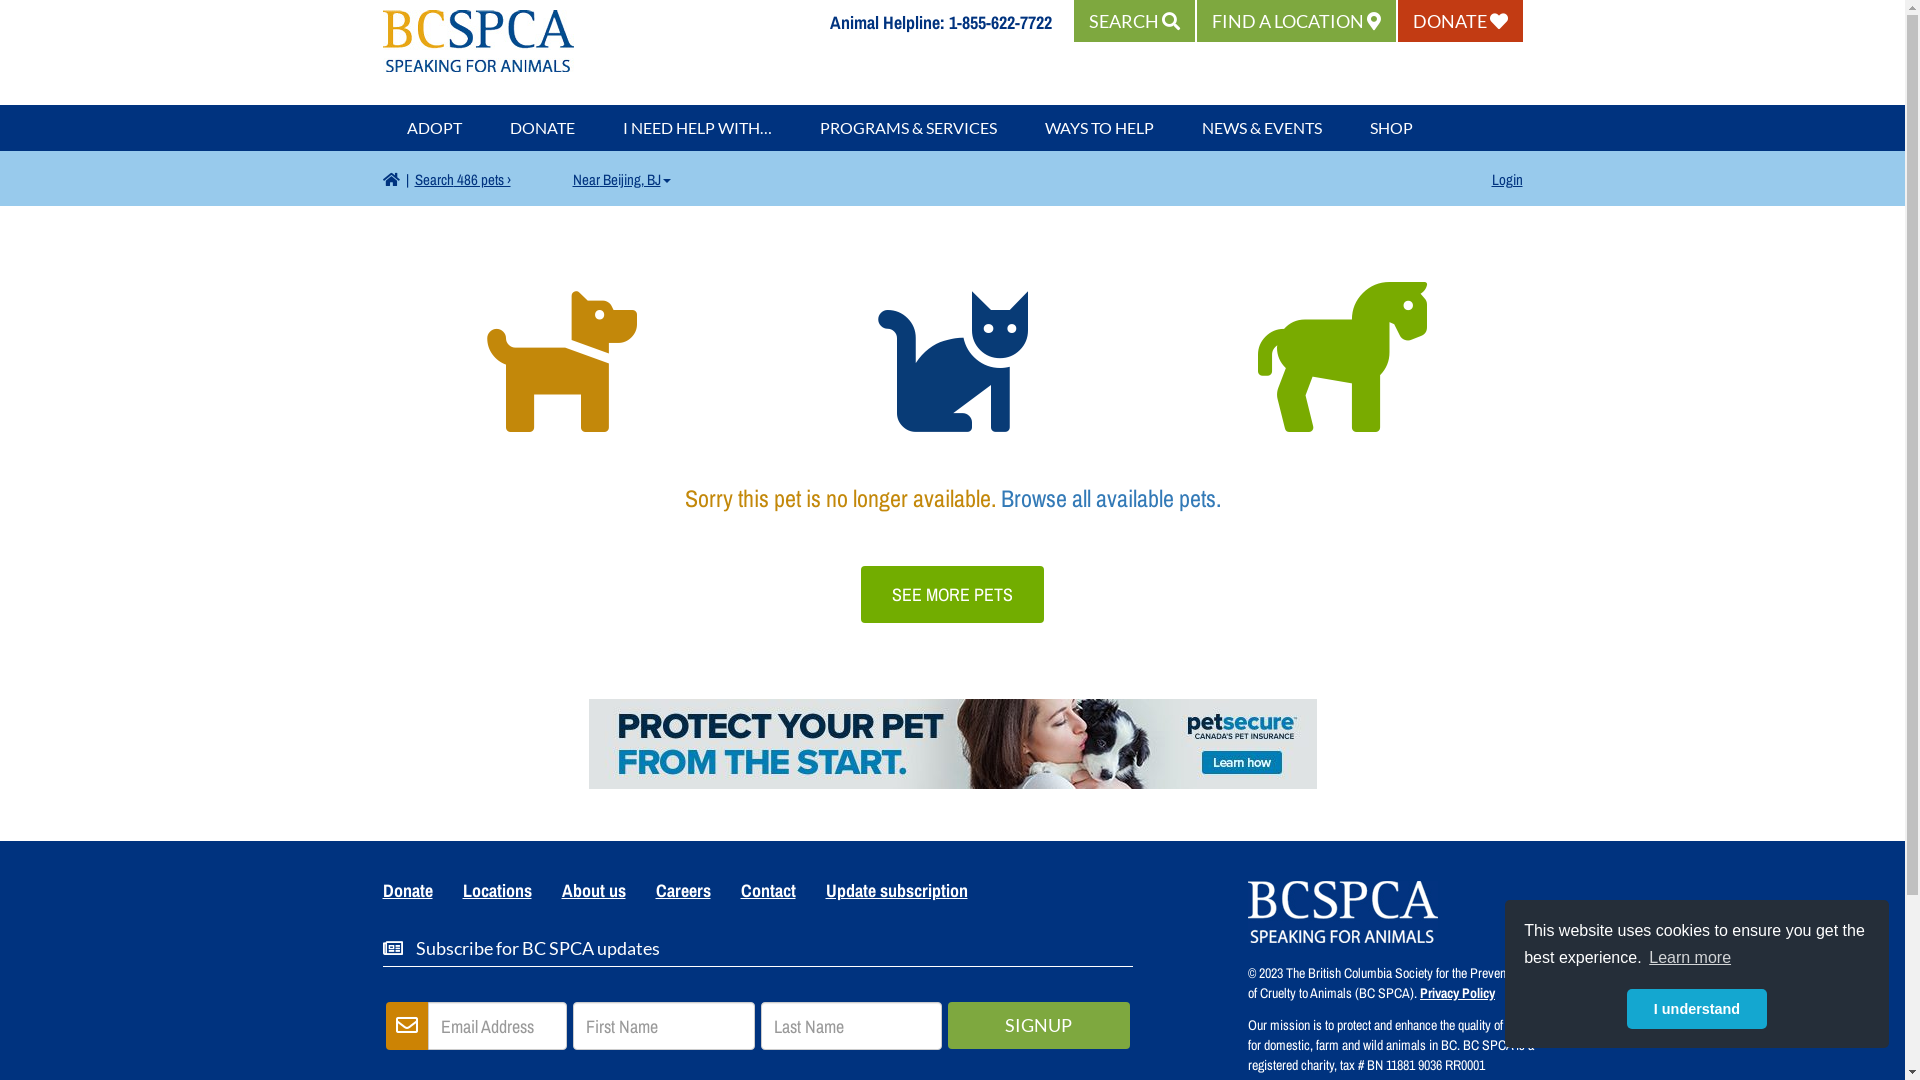 The image size is (1920, 1080). What do you see at coordinates (407, 892) in the screenshot?
I see `'Donate'` at bounding box center [407, 892].